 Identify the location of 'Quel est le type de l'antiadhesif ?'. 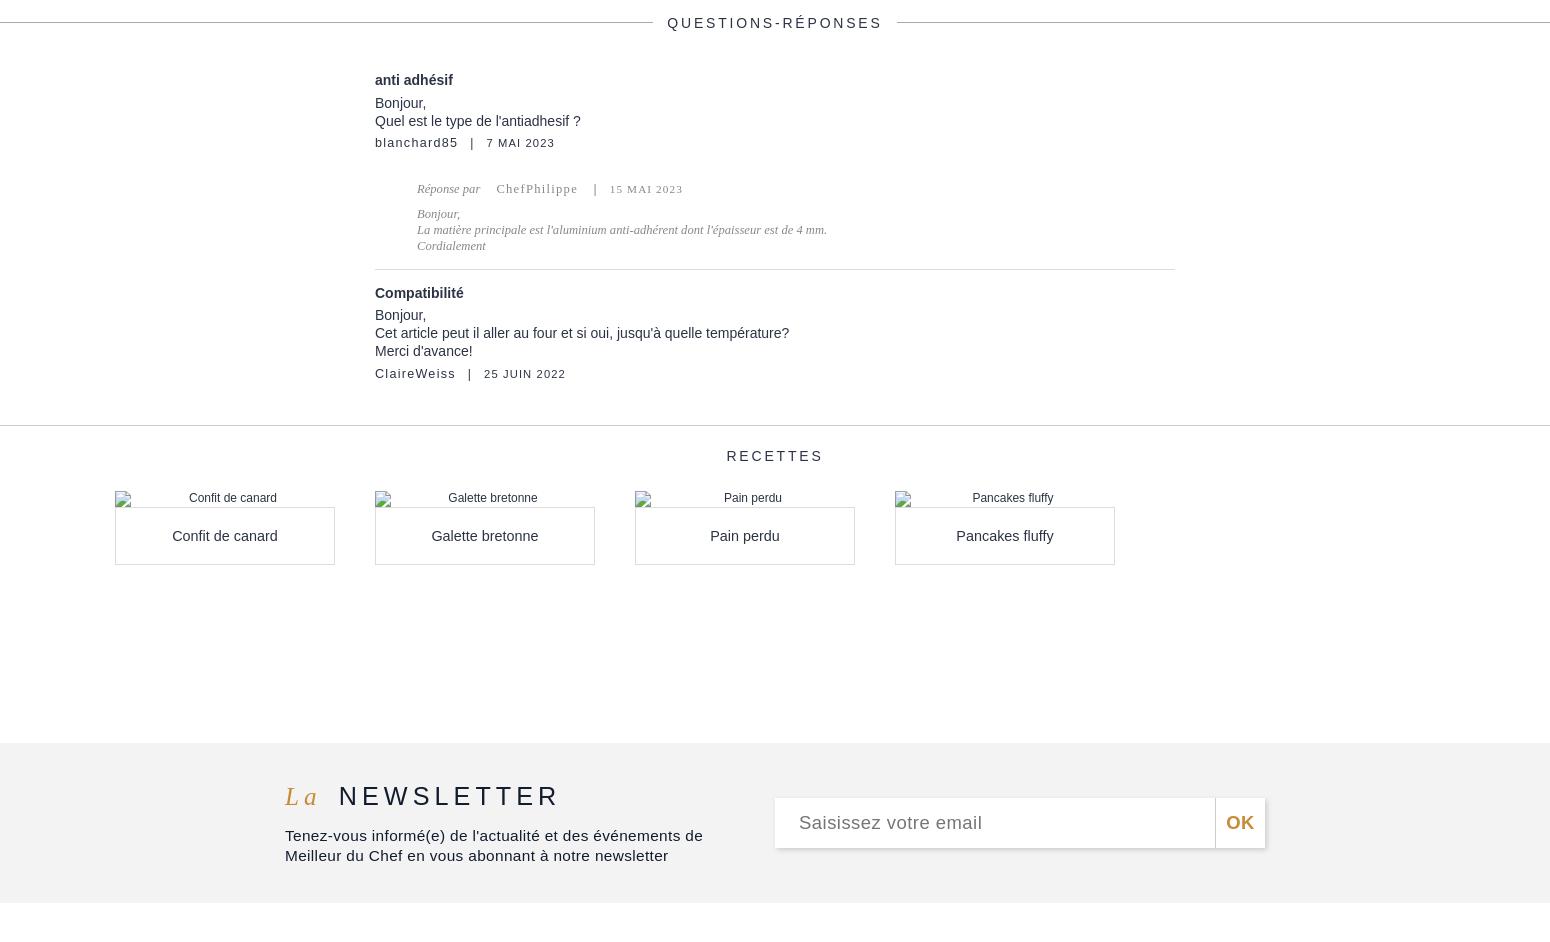
(476, 120).